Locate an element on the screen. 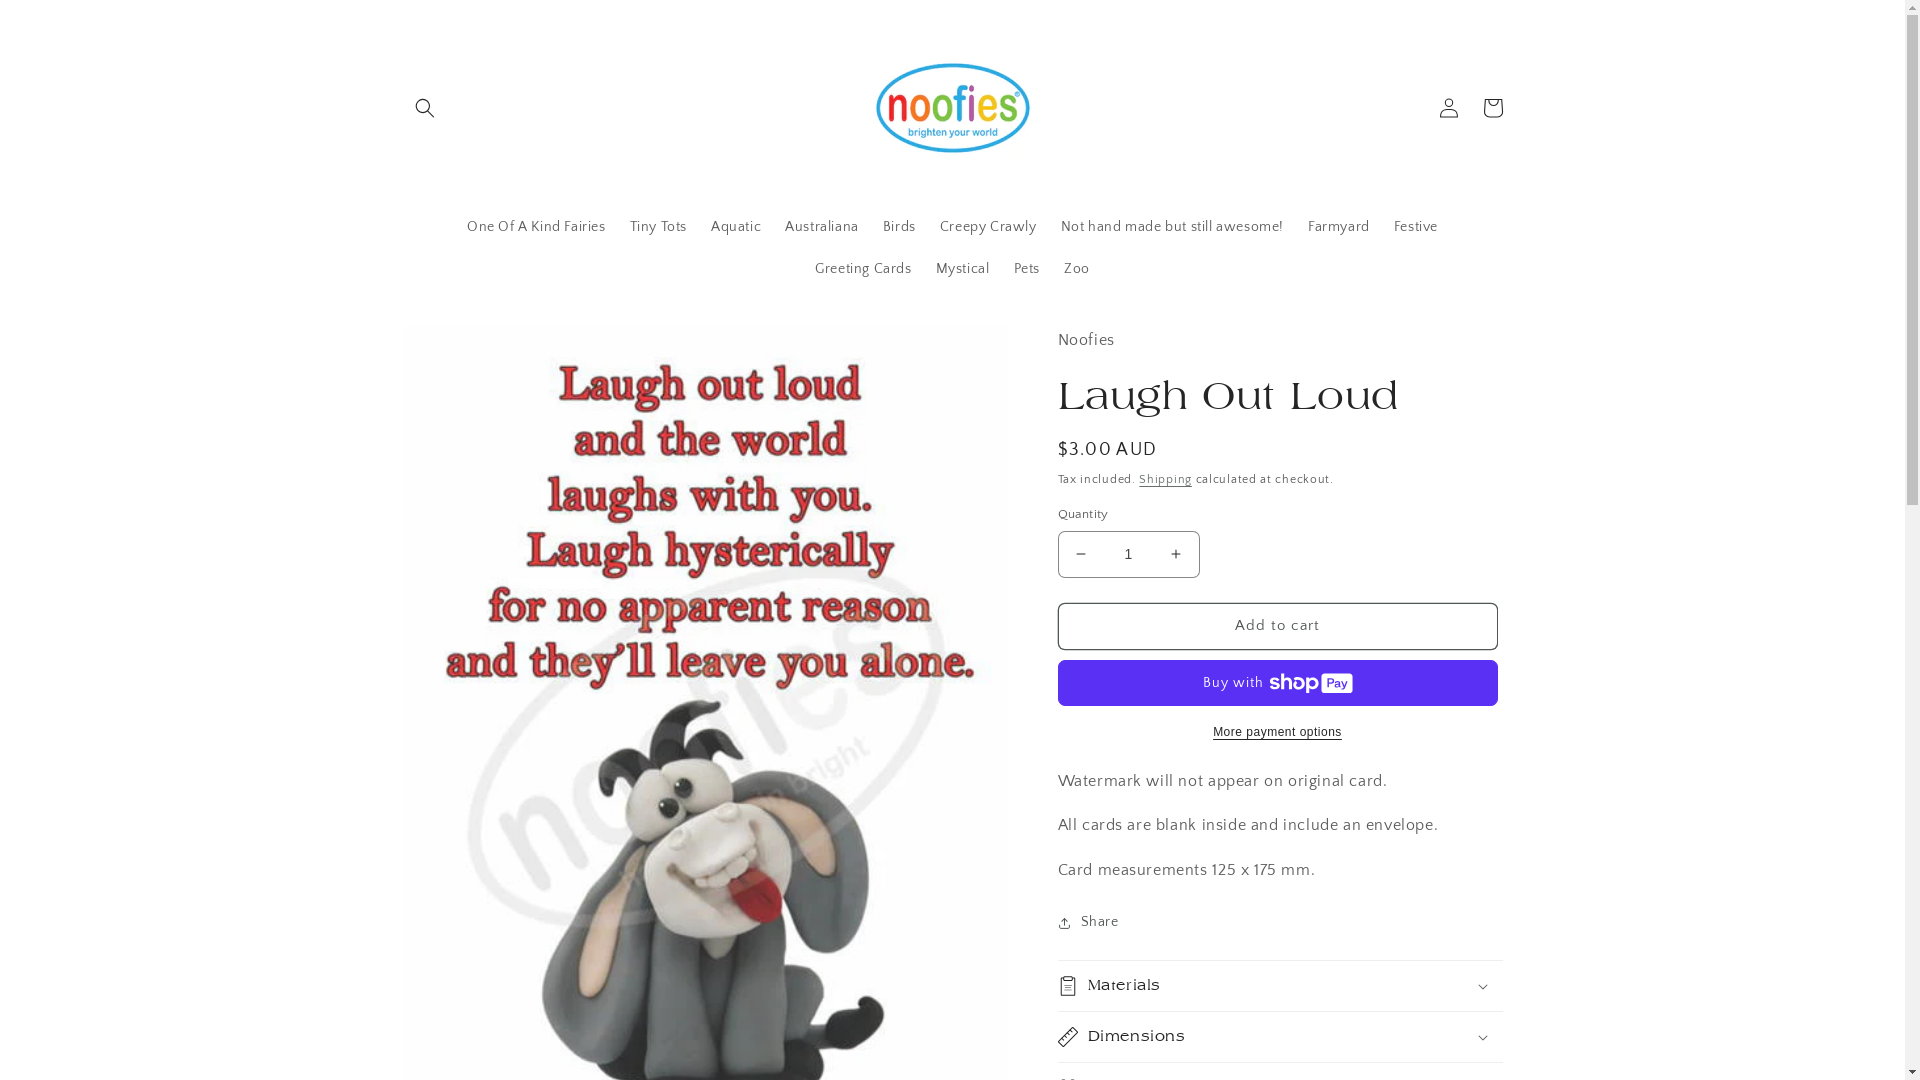 This screenshot has width=1920, height=1080. 'Log in' is located at coordinates (1424, 108).